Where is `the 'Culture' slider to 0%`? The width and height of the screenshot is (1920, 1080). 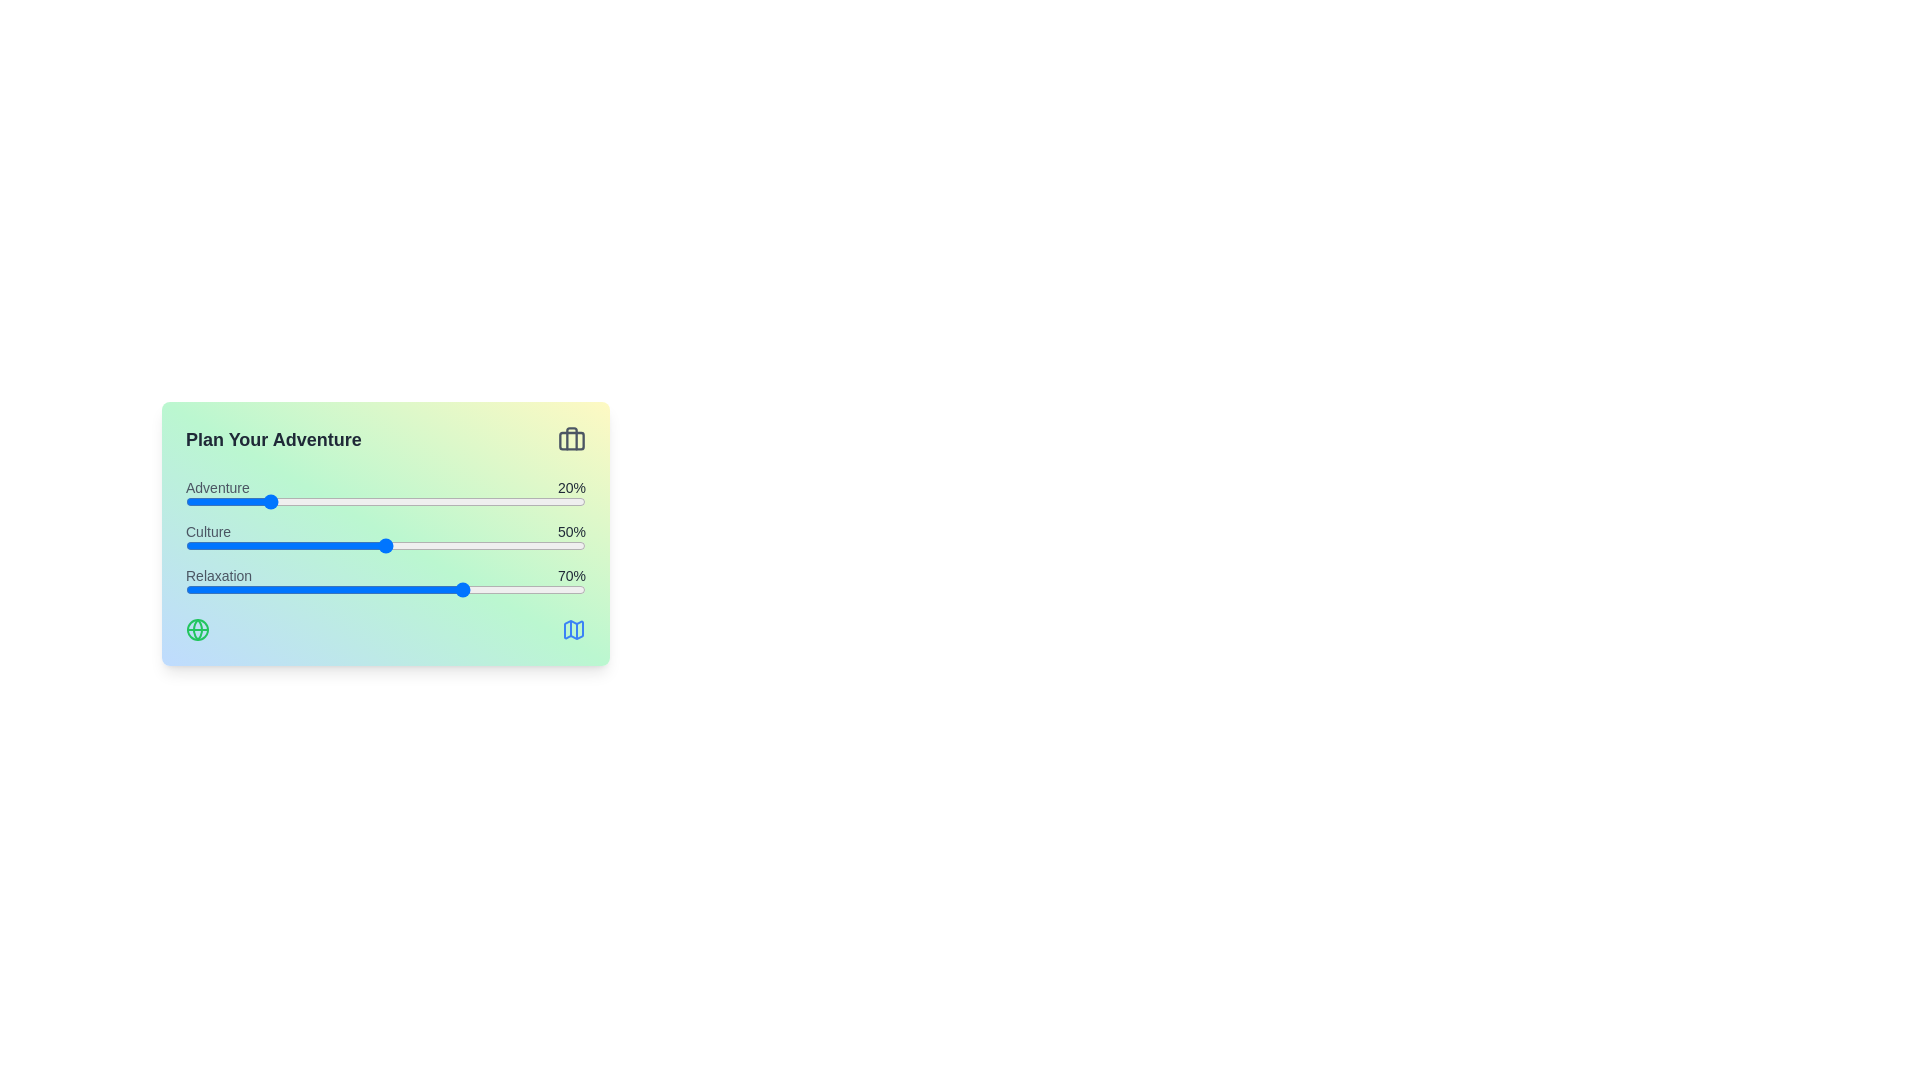
the 'Culture' slider to 0% is located at coordinates (186, 546).